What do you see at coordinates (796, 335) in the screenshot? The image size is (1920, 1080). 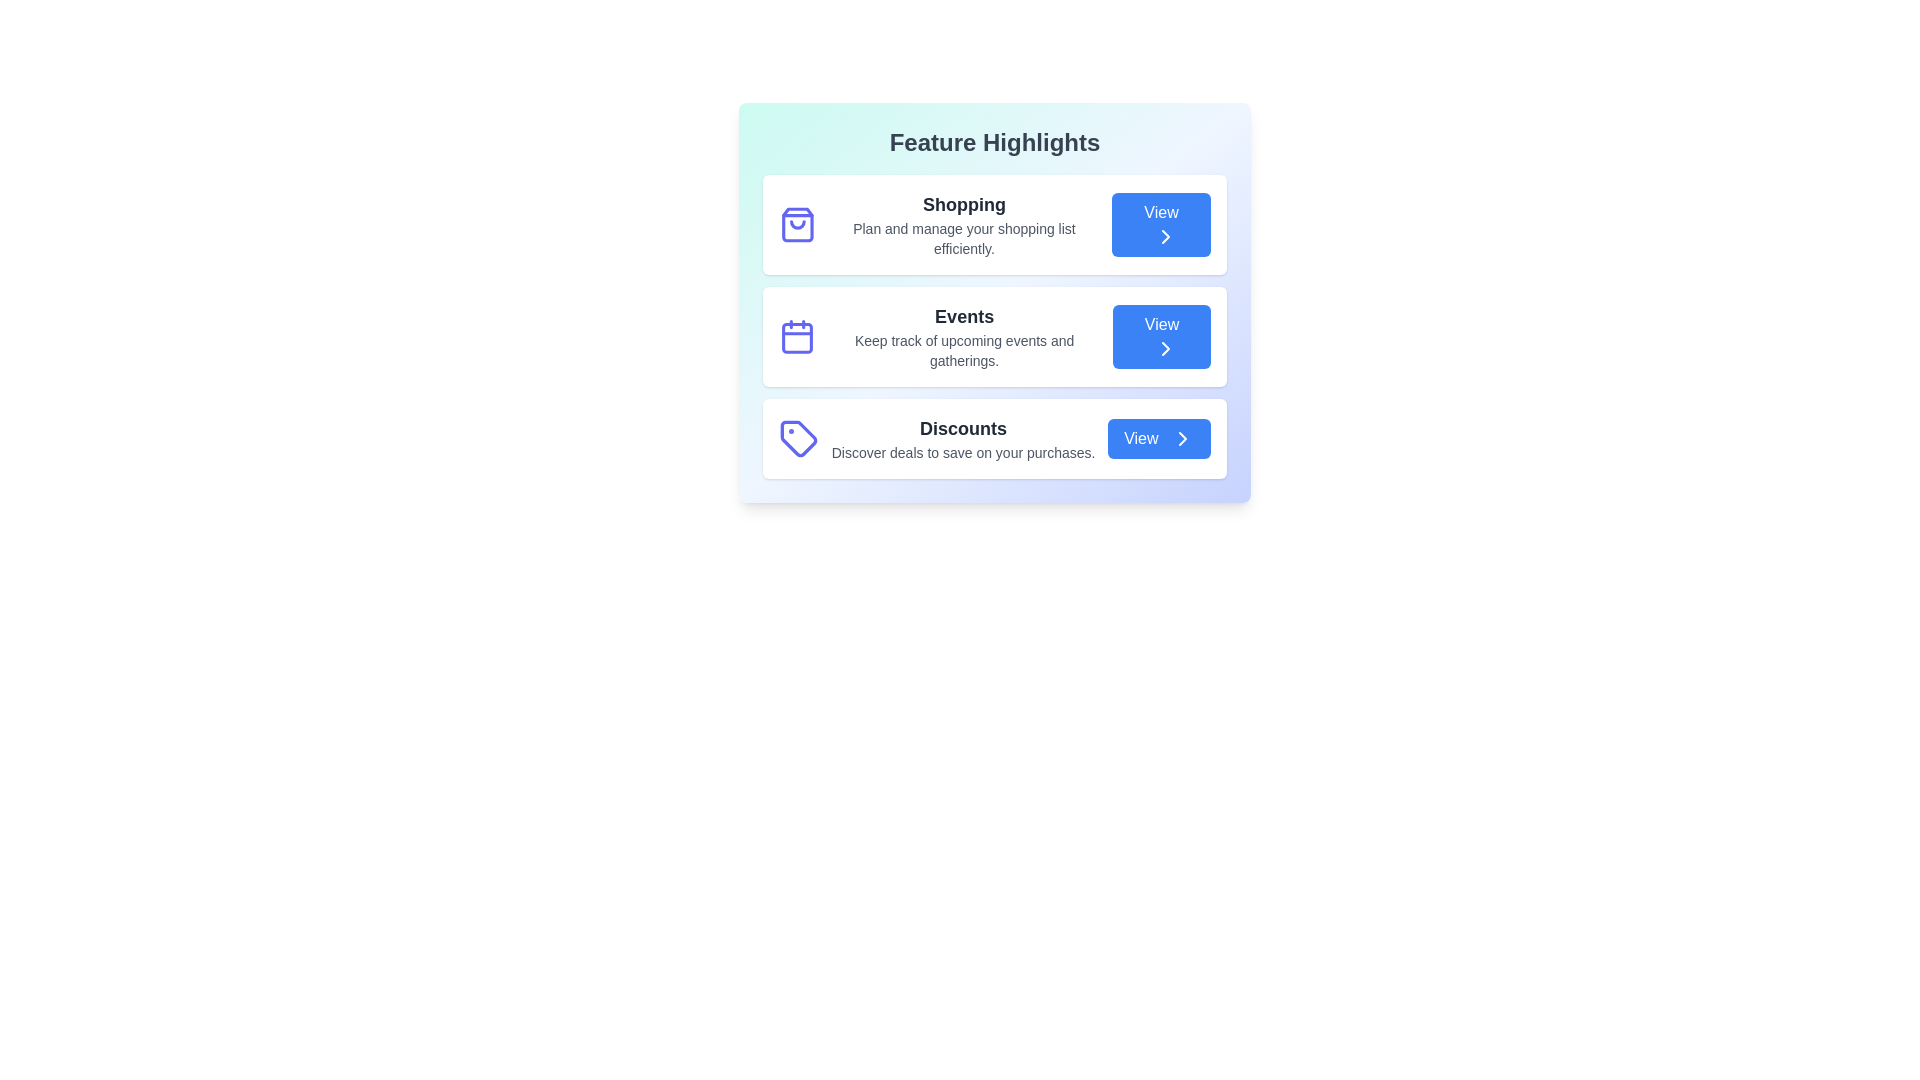 I see `the icon corresponding to Events to check its functionality` at bounding box center [796, 335].